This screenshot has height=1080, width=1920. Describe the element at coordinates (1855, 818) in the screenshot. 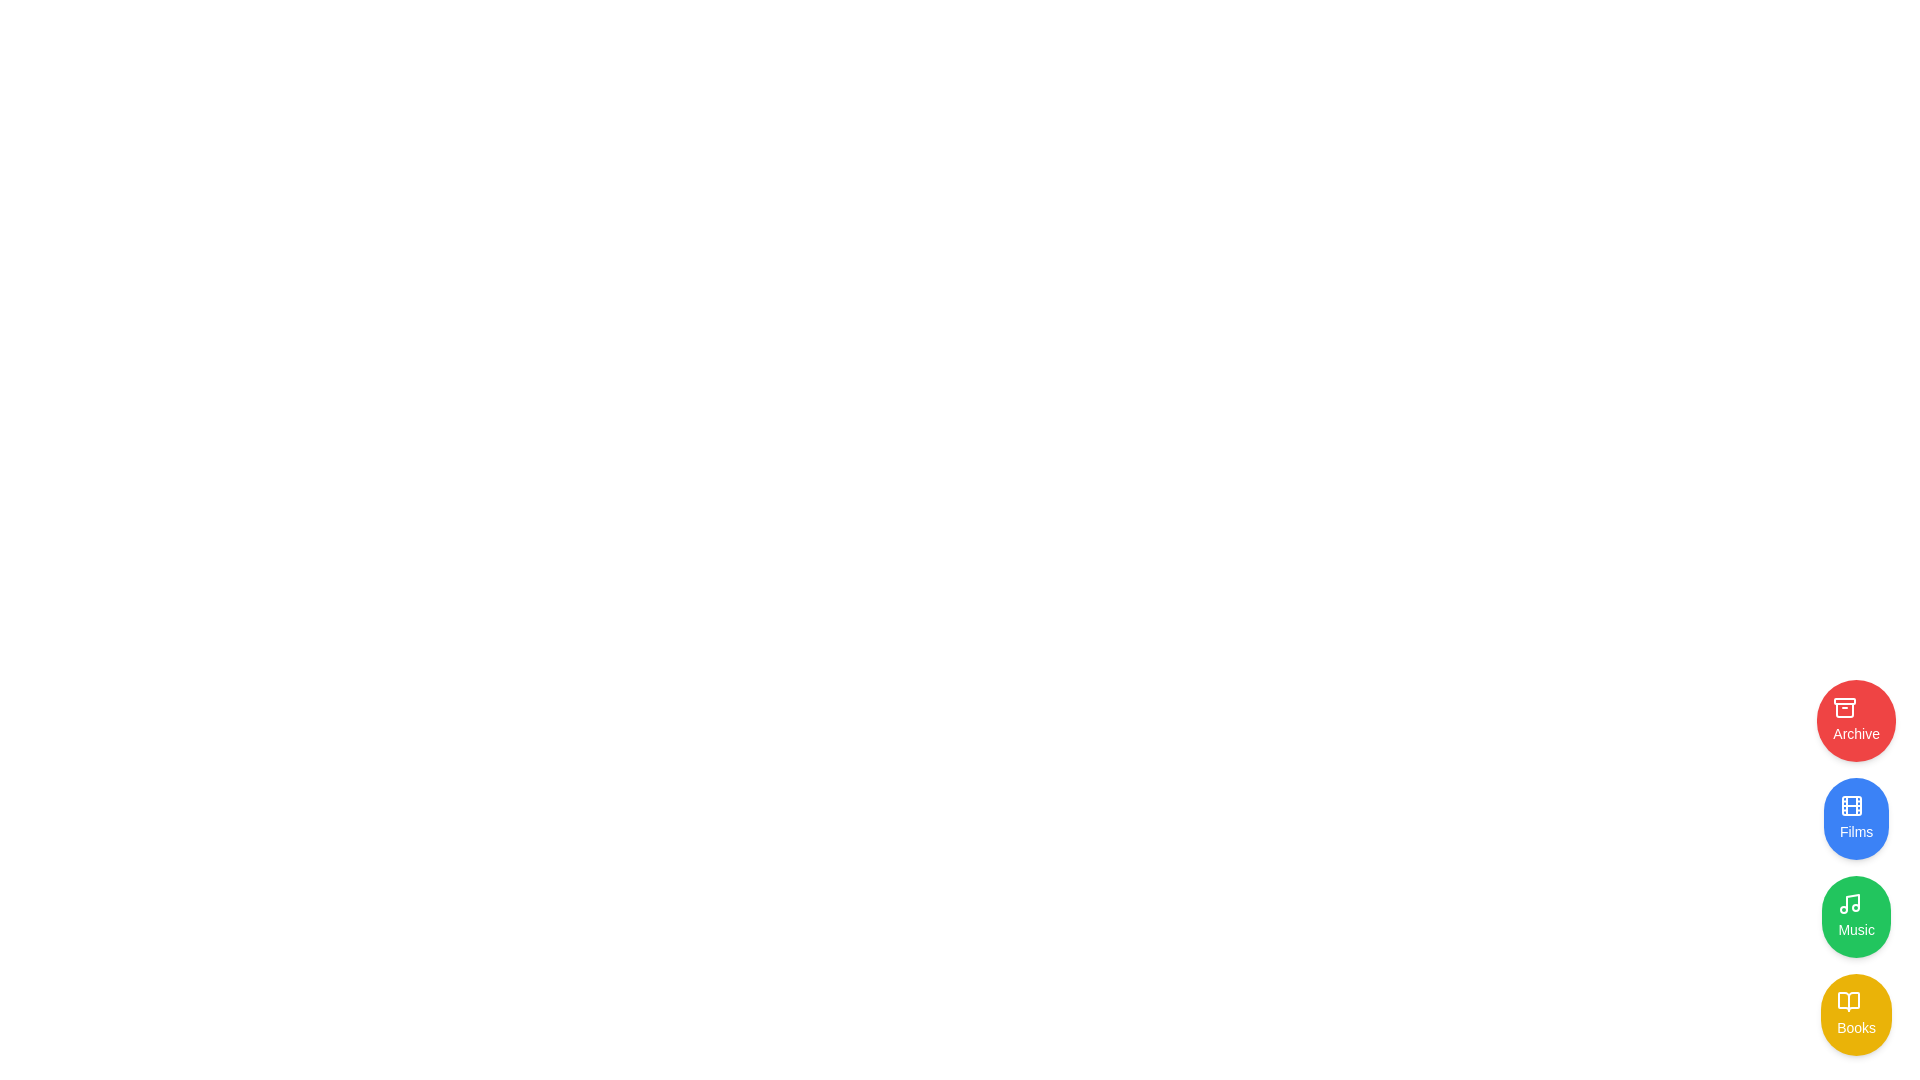

I see `the button located below the 'Archive' button and above the 'Music' button to trigger a visual response` at that location.